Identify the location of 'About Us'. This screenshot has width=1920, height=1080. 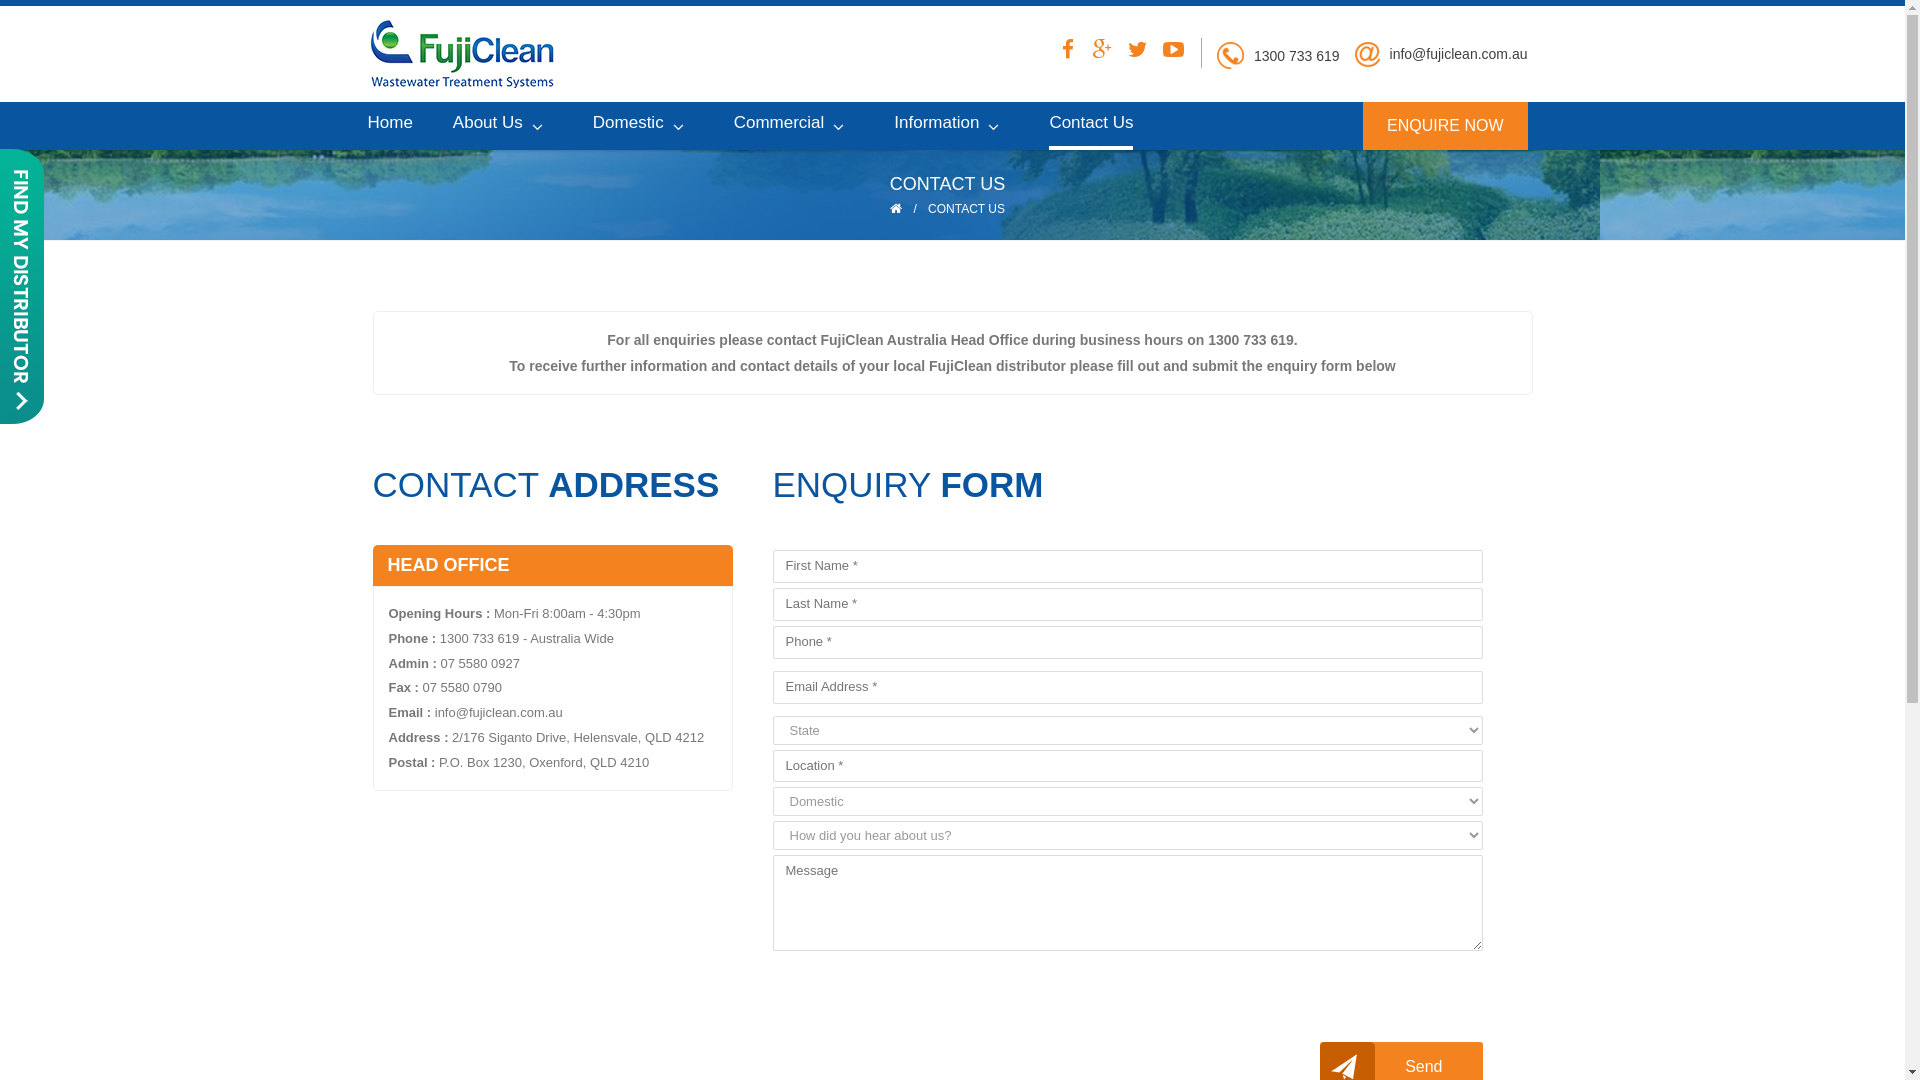
(503, 123).